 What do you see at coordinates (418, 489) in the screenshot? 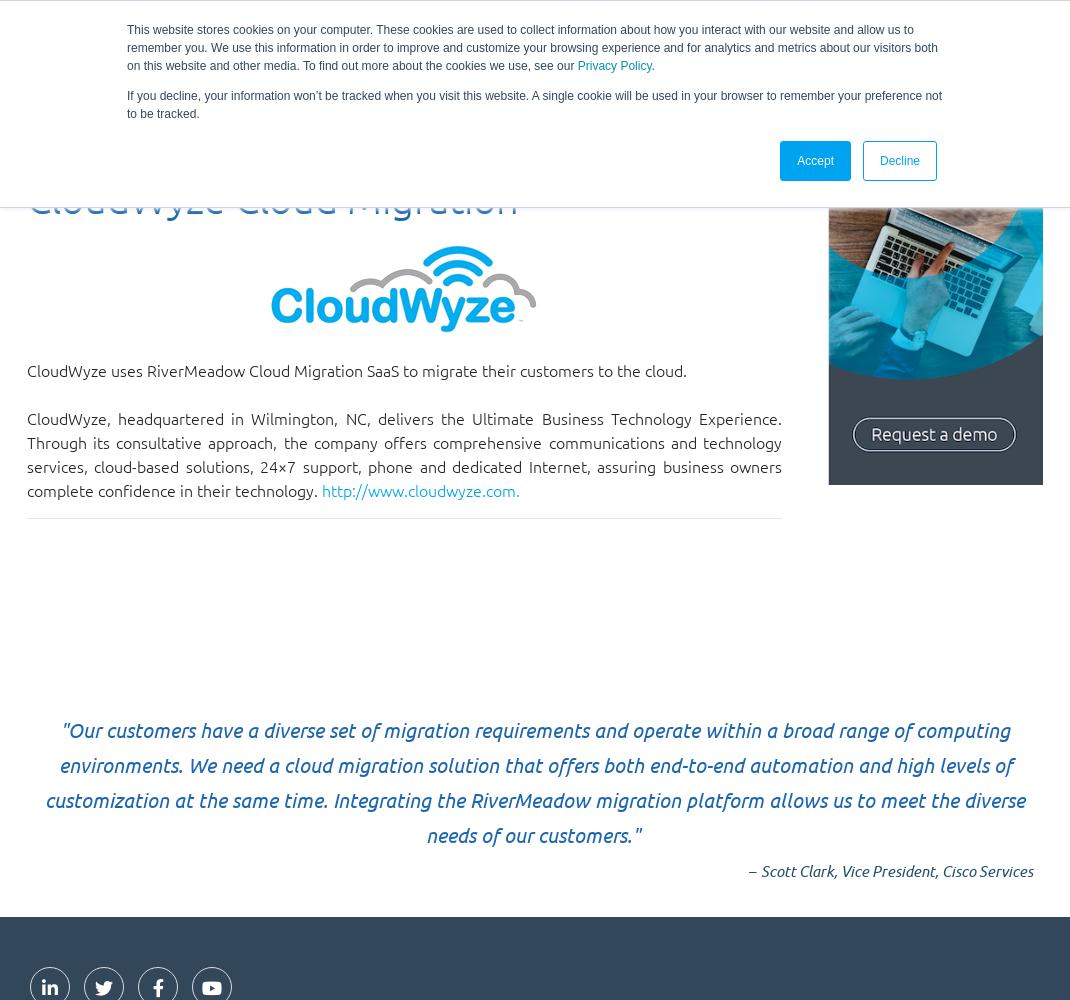
I see `'http://www.cloudwyze.com.'` at bounding box center [418, 489].